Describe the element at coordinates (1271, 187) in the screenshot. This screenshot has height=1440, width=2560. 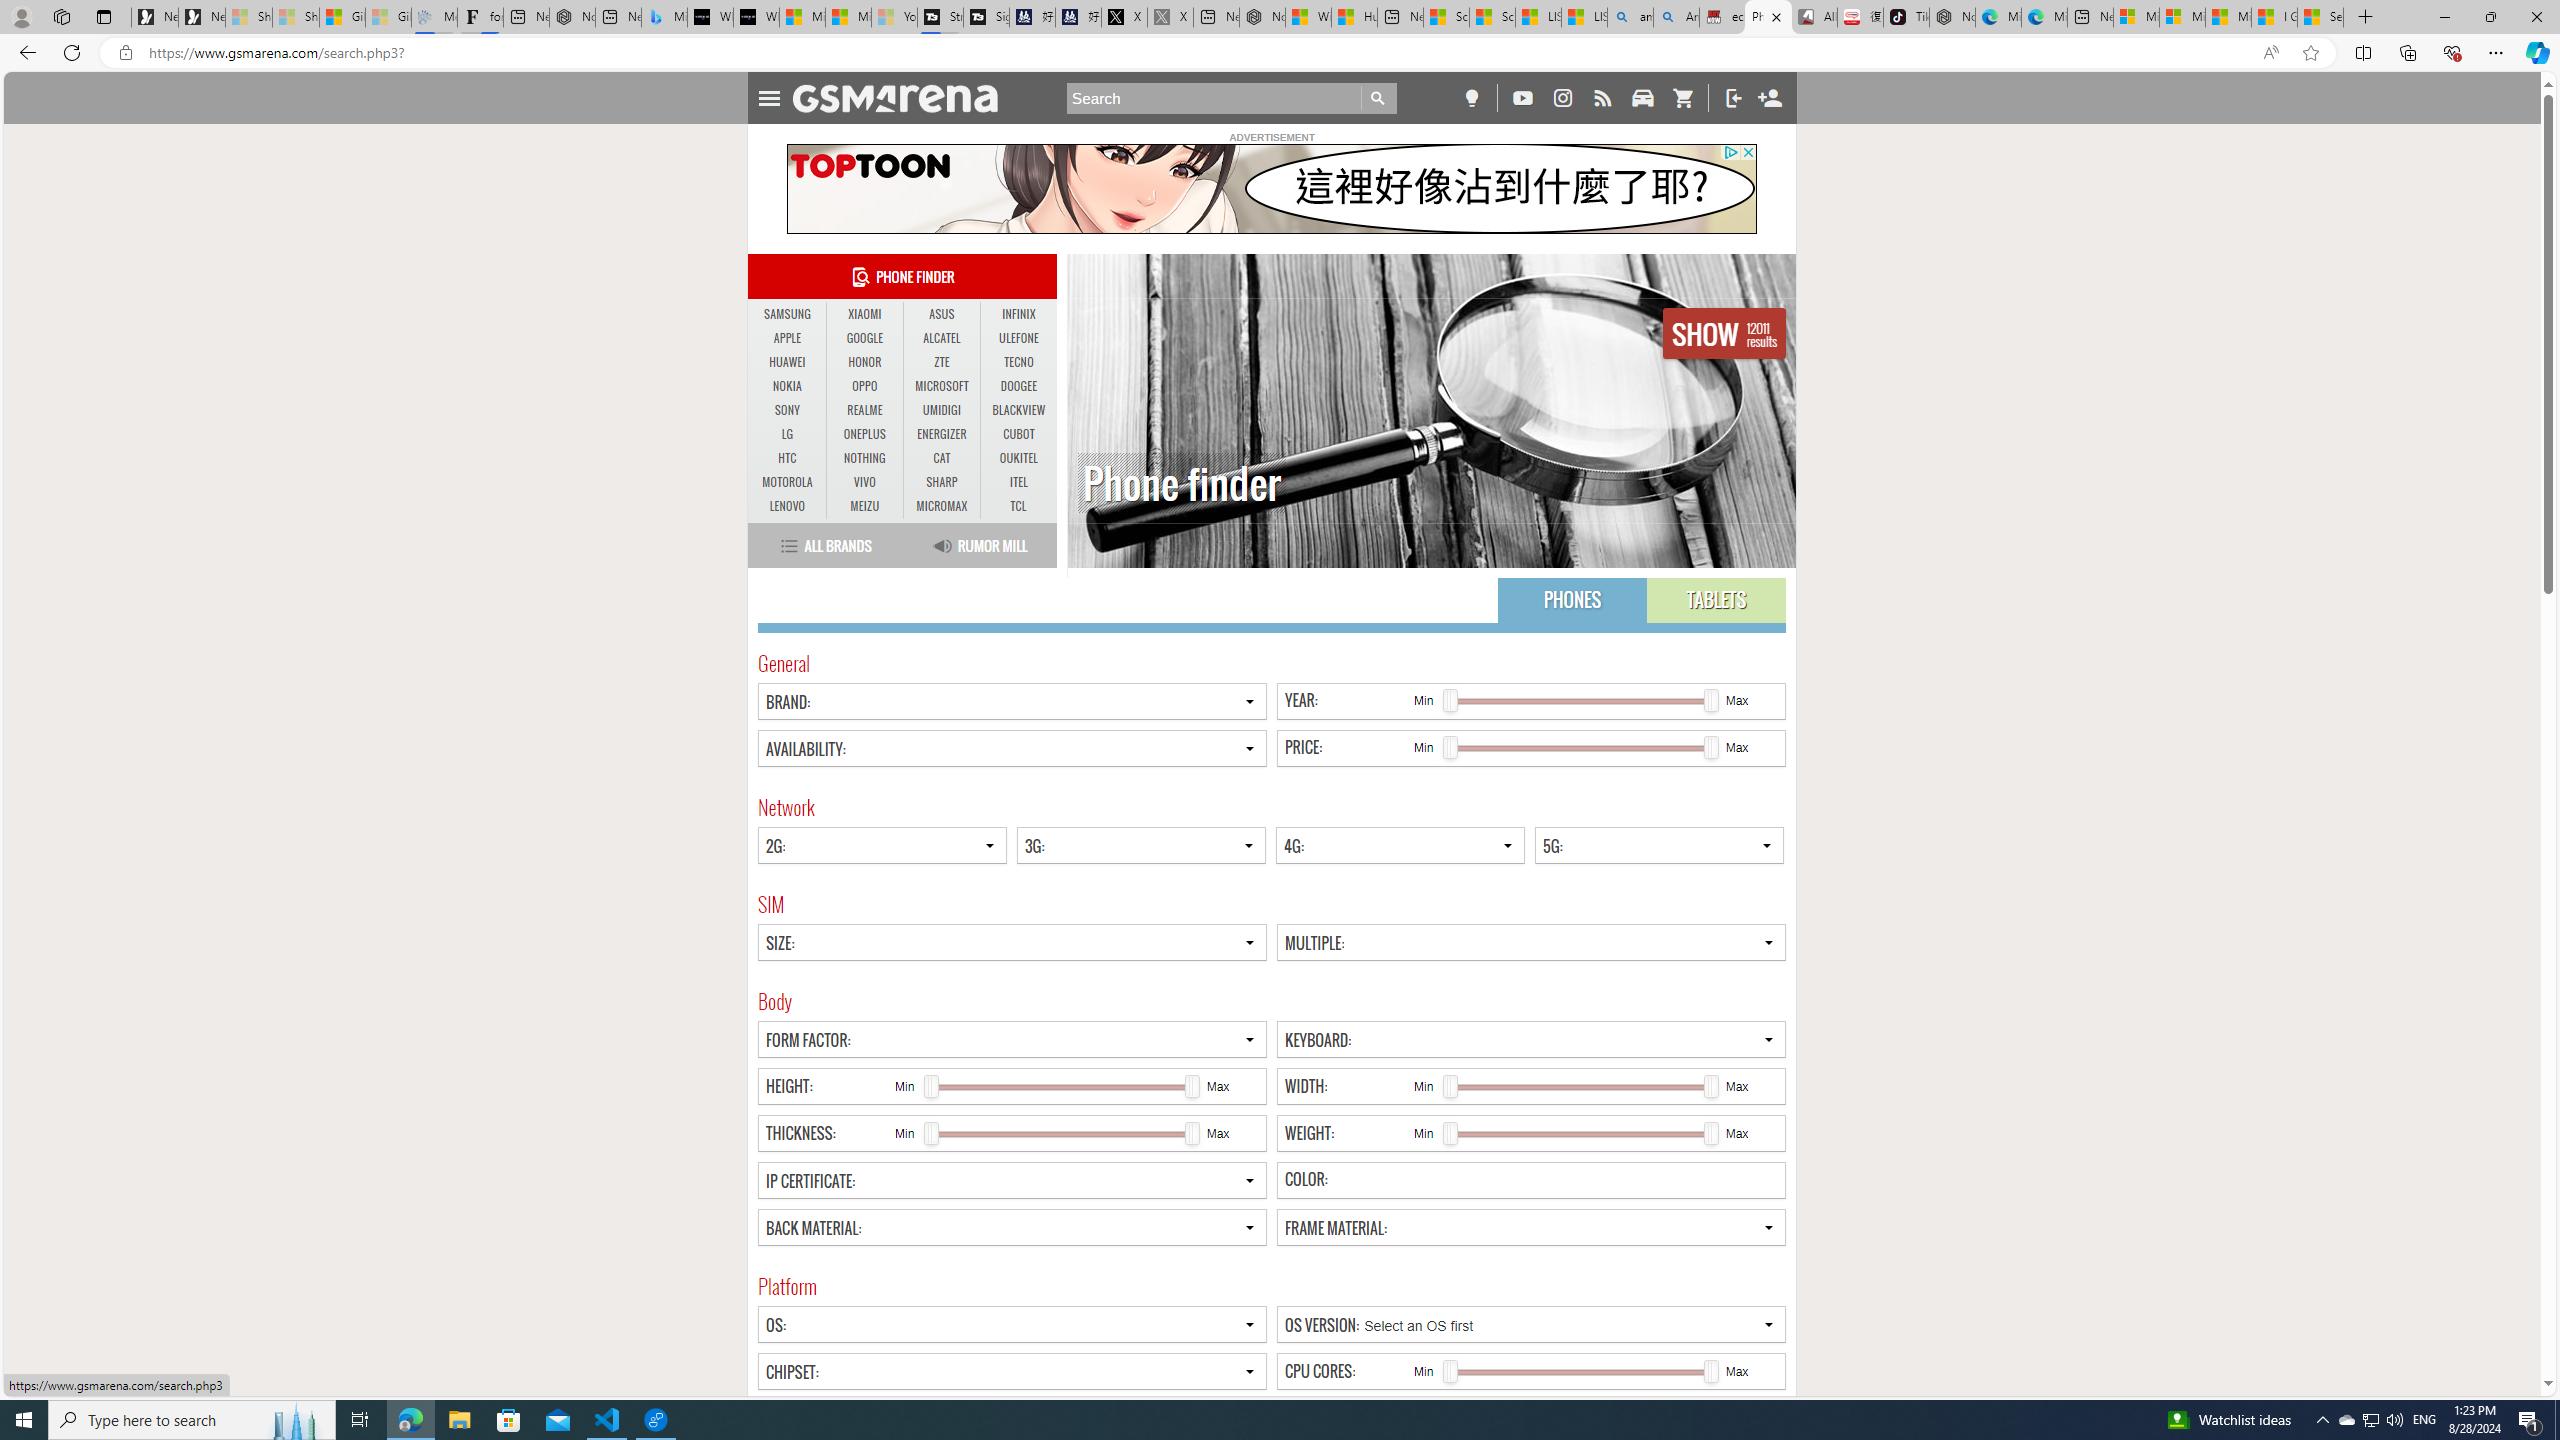
I see `'To get missing image descriptions, open the context menu.'` at that location.